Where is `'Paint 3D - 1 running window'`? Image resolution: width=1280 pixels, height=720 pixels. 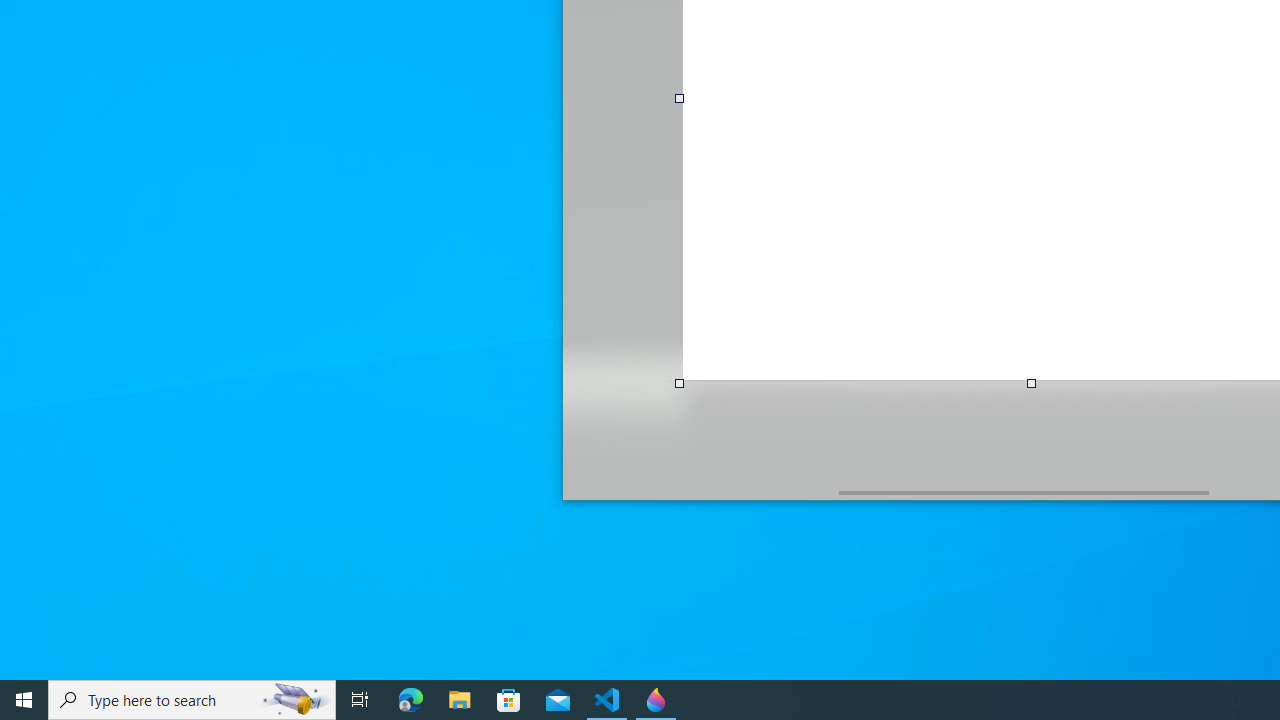
'Paint 3D - 1 running window' is located at coordinates (656, 698).